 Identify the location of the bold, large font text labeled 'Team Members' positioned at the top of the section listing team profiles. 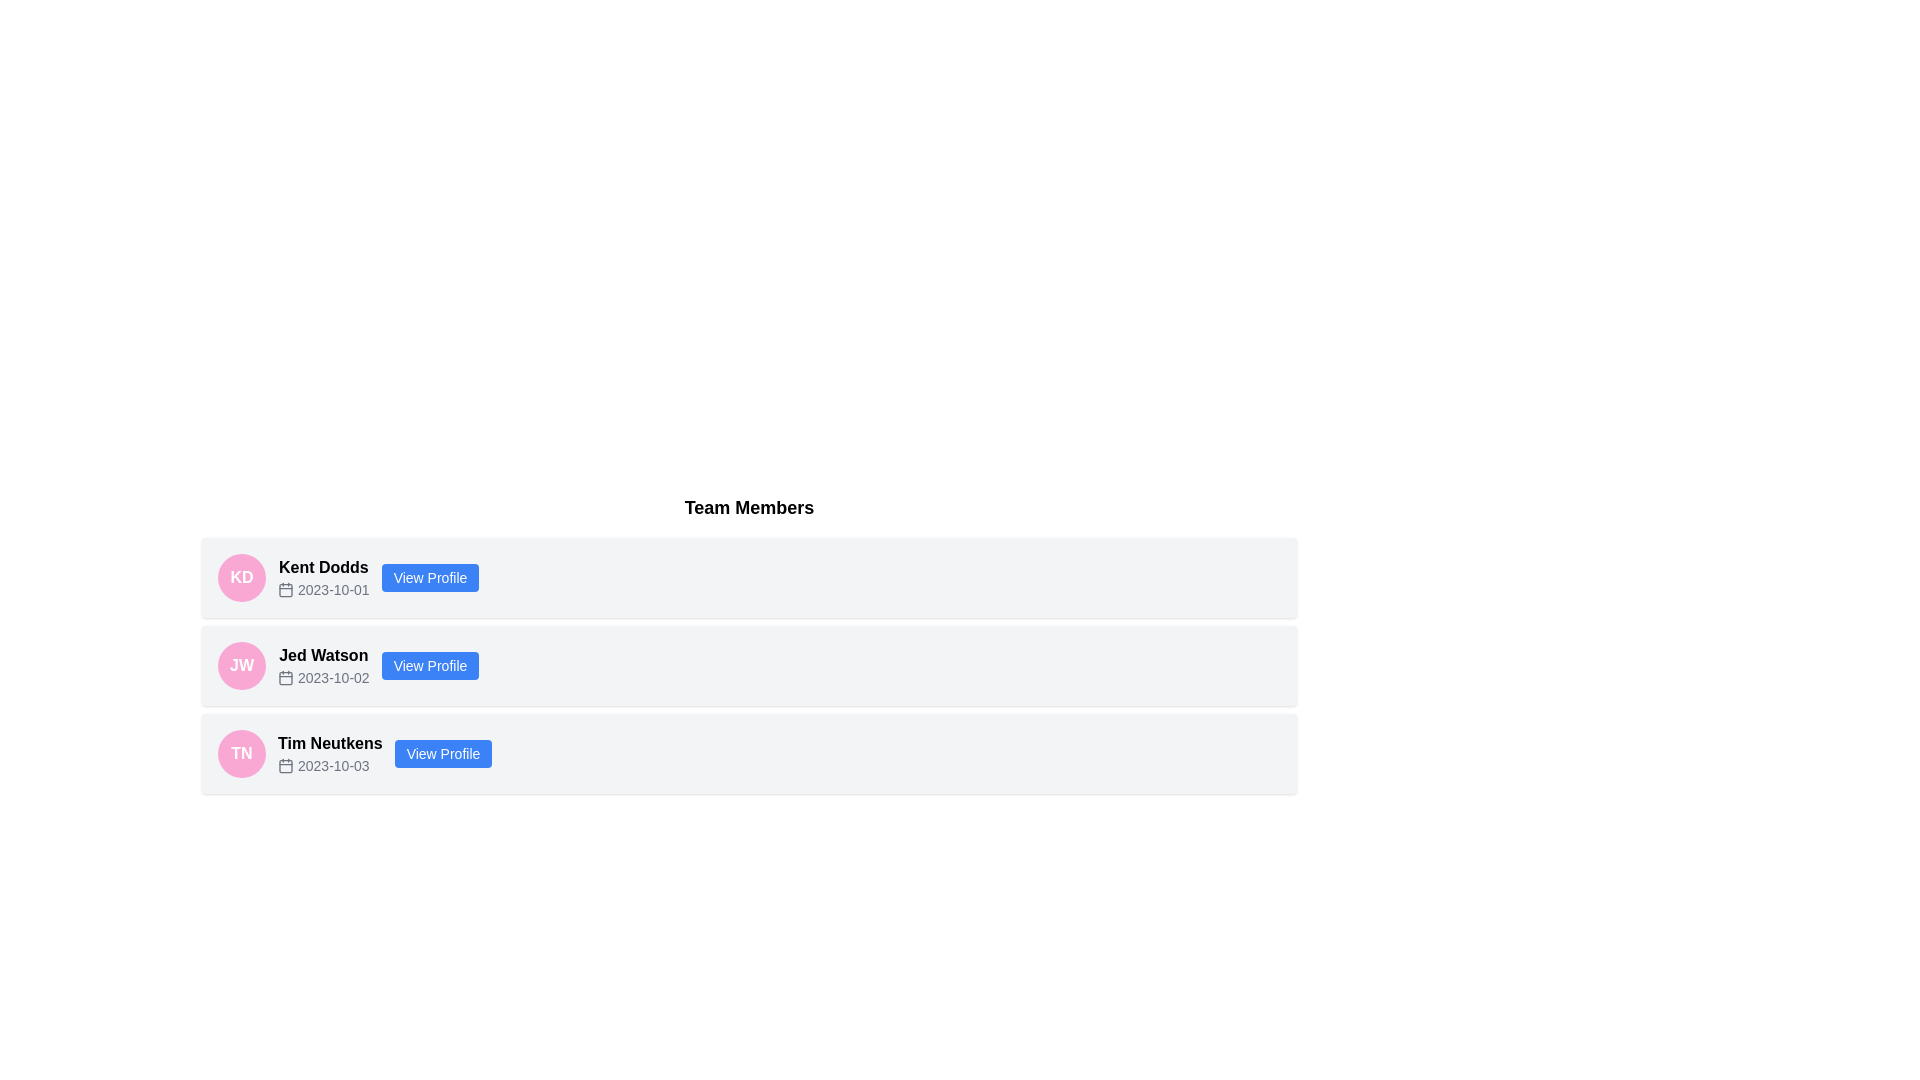
(748, 507).